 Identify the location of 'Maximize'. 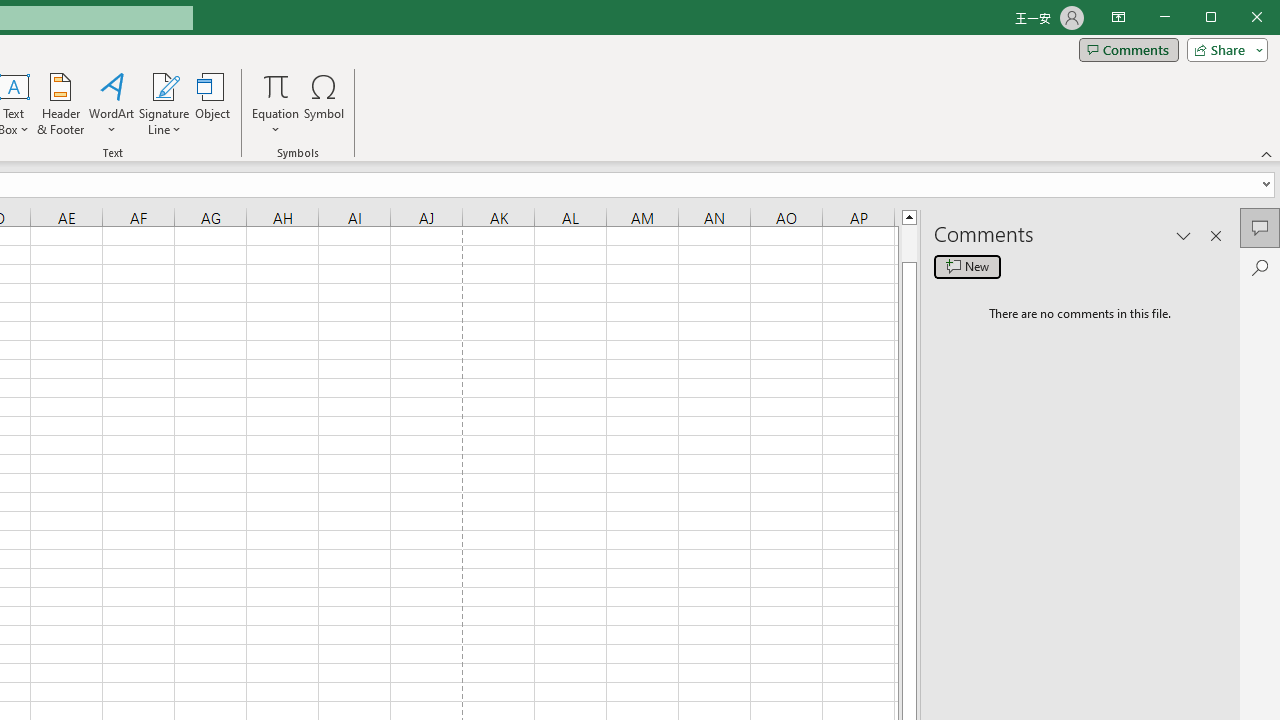
(1238, 19).